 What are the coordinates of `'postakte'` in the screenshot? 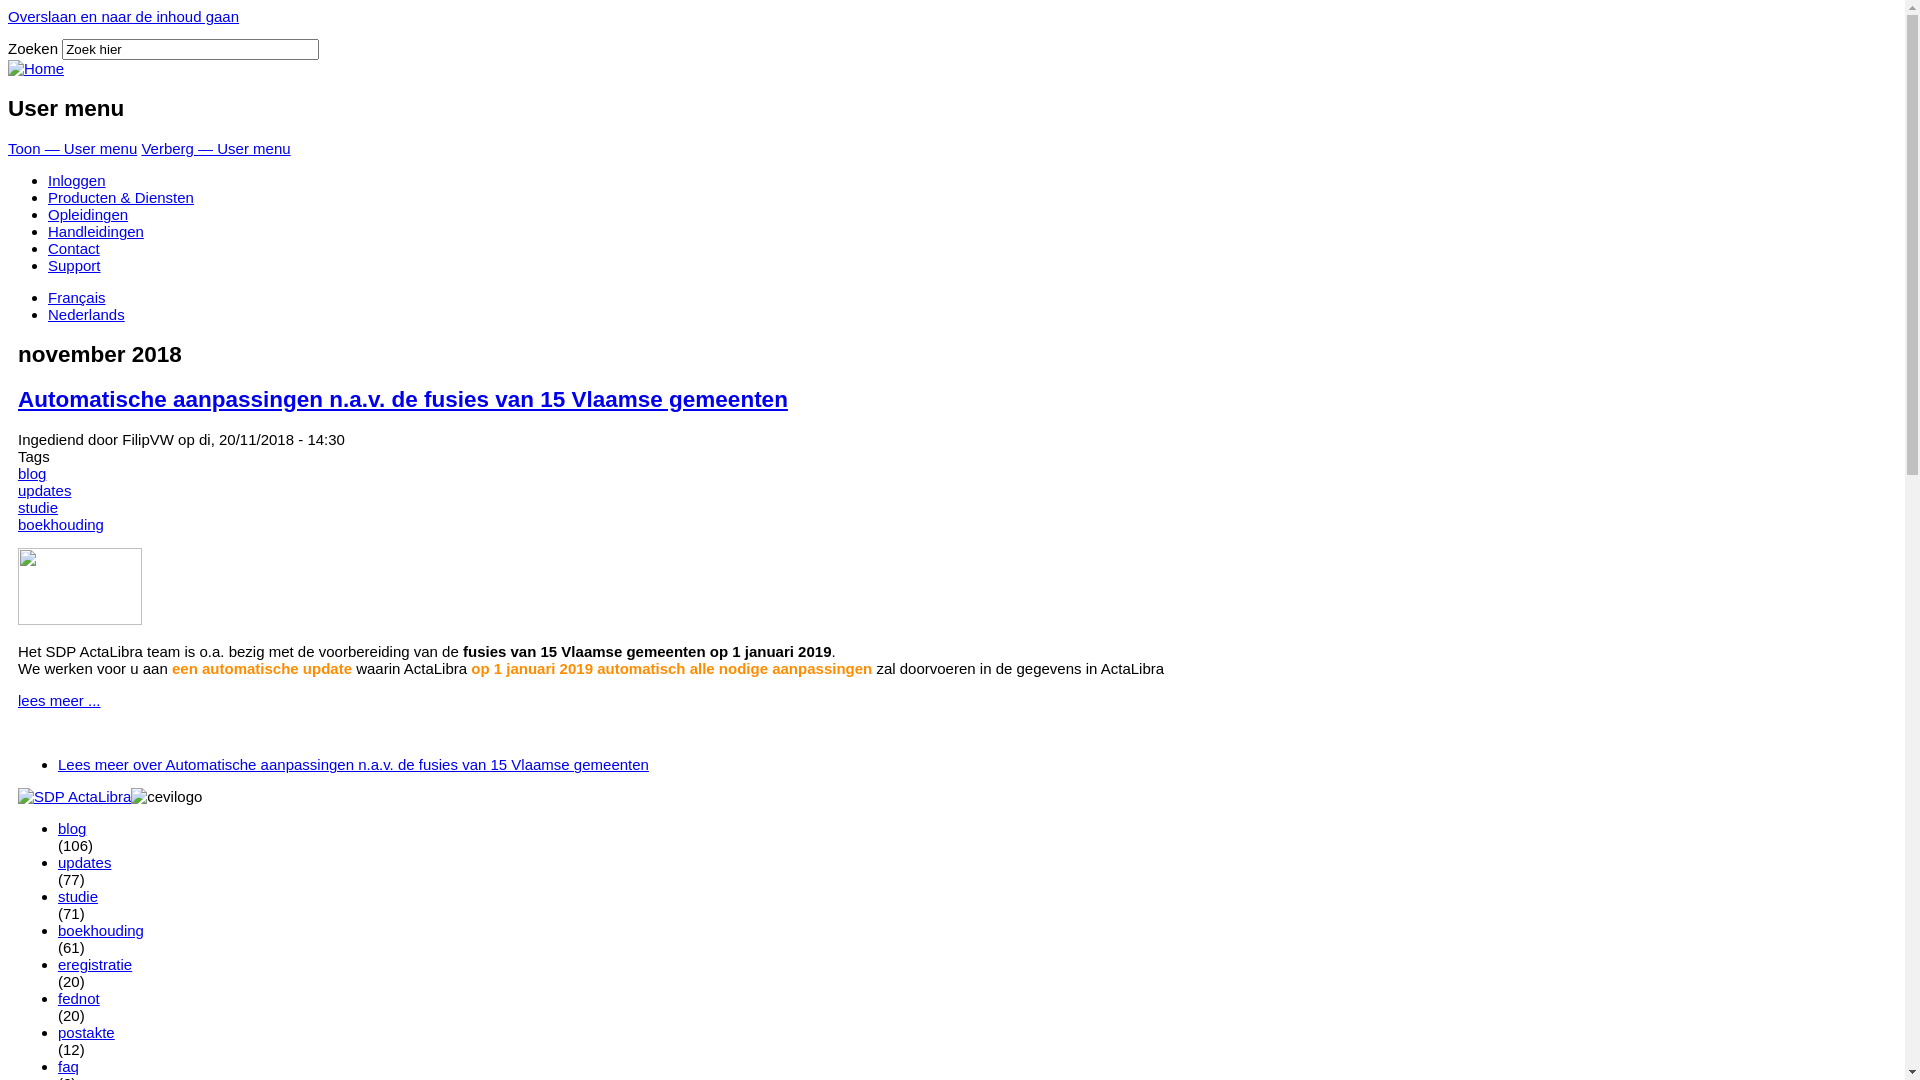 It's located at (85, 1032).